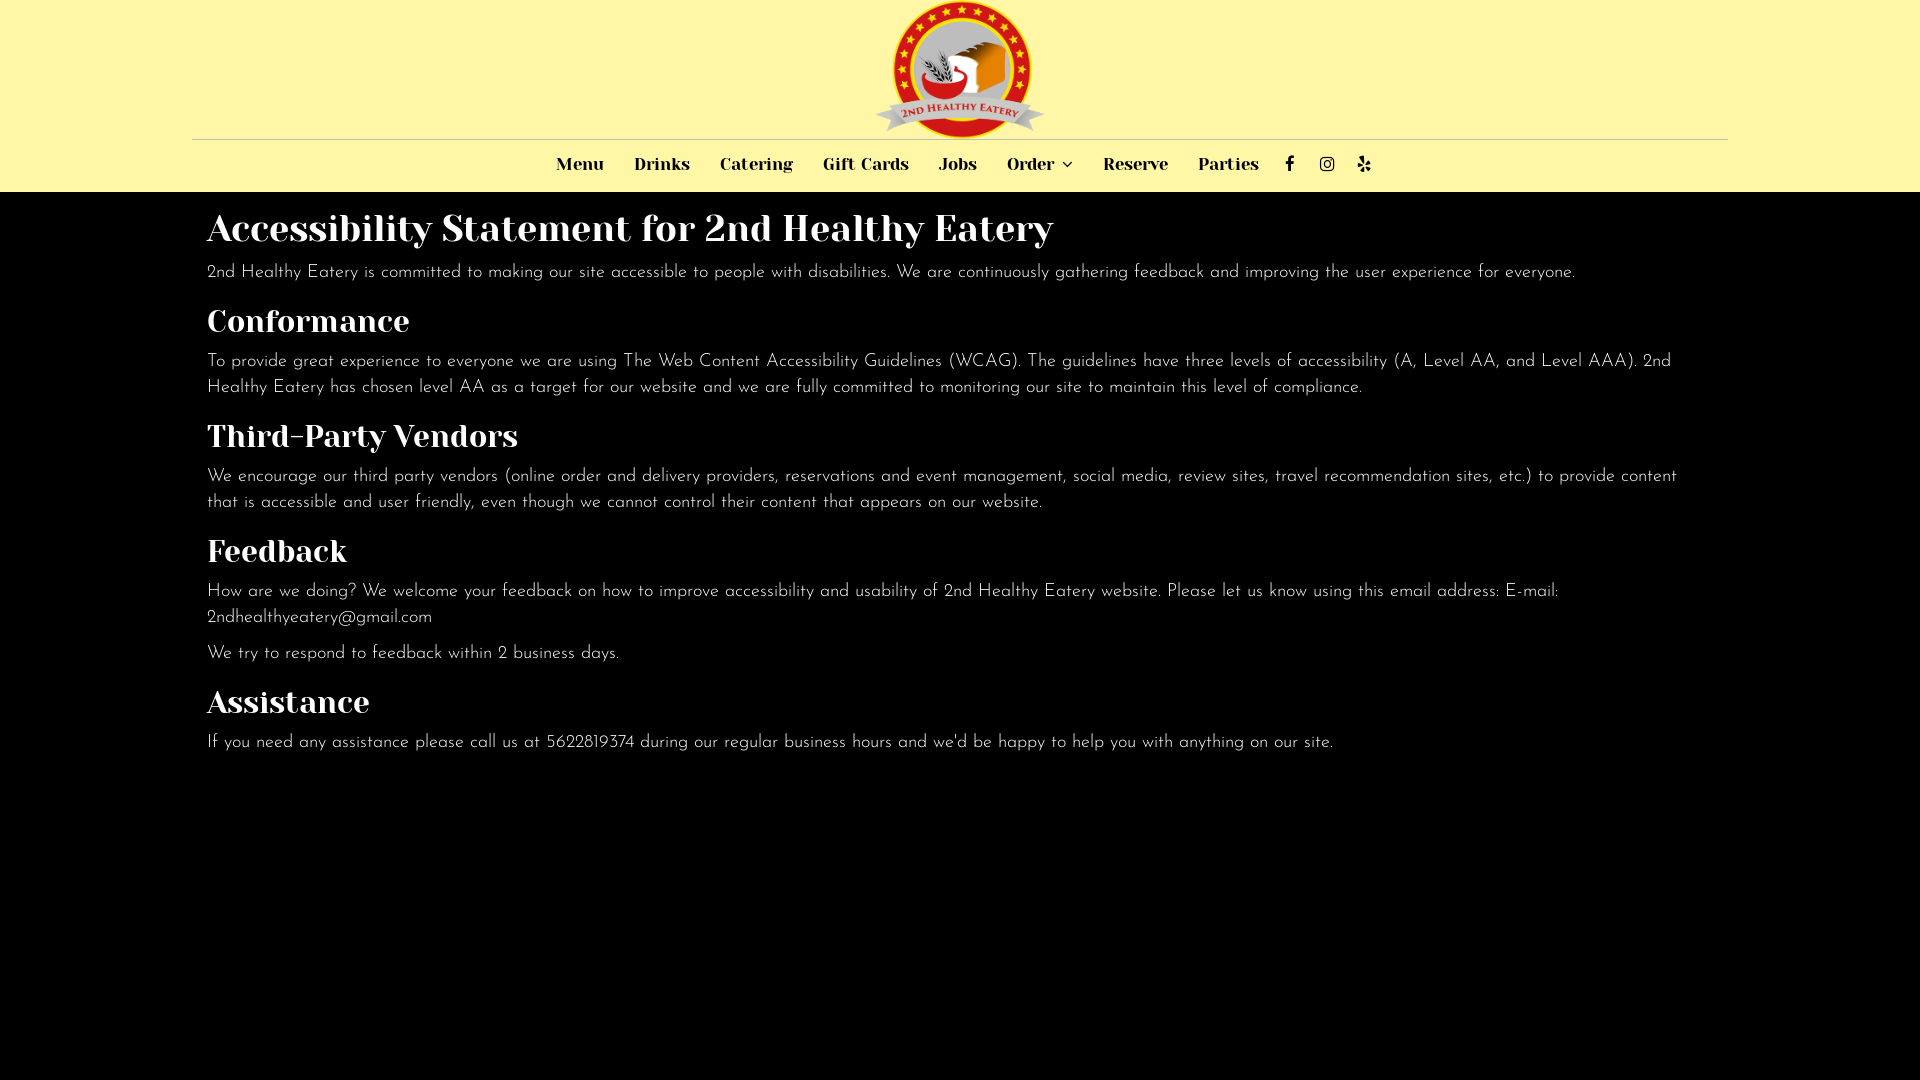  What do you see at coordinates (957, 164) in the screenshot?
I see `'Jobs'` at bounding box center [957, 164].